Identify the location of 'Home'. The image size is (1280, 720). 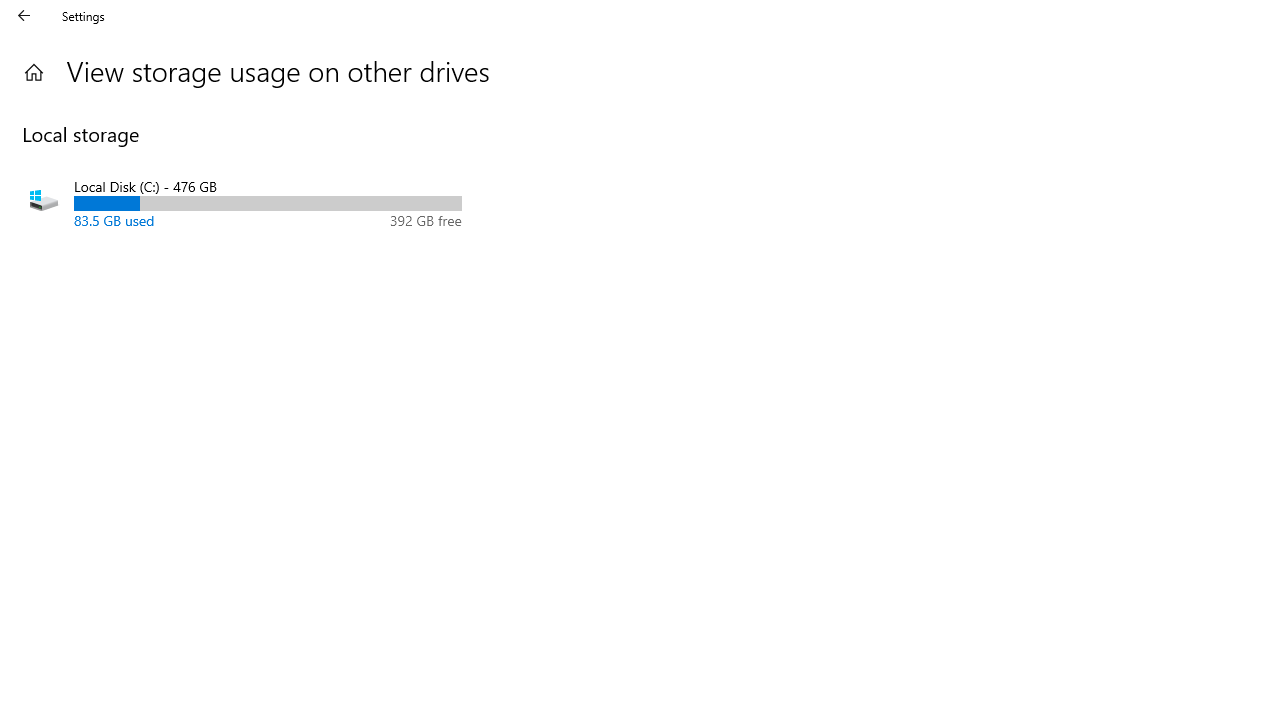
(33, 71).